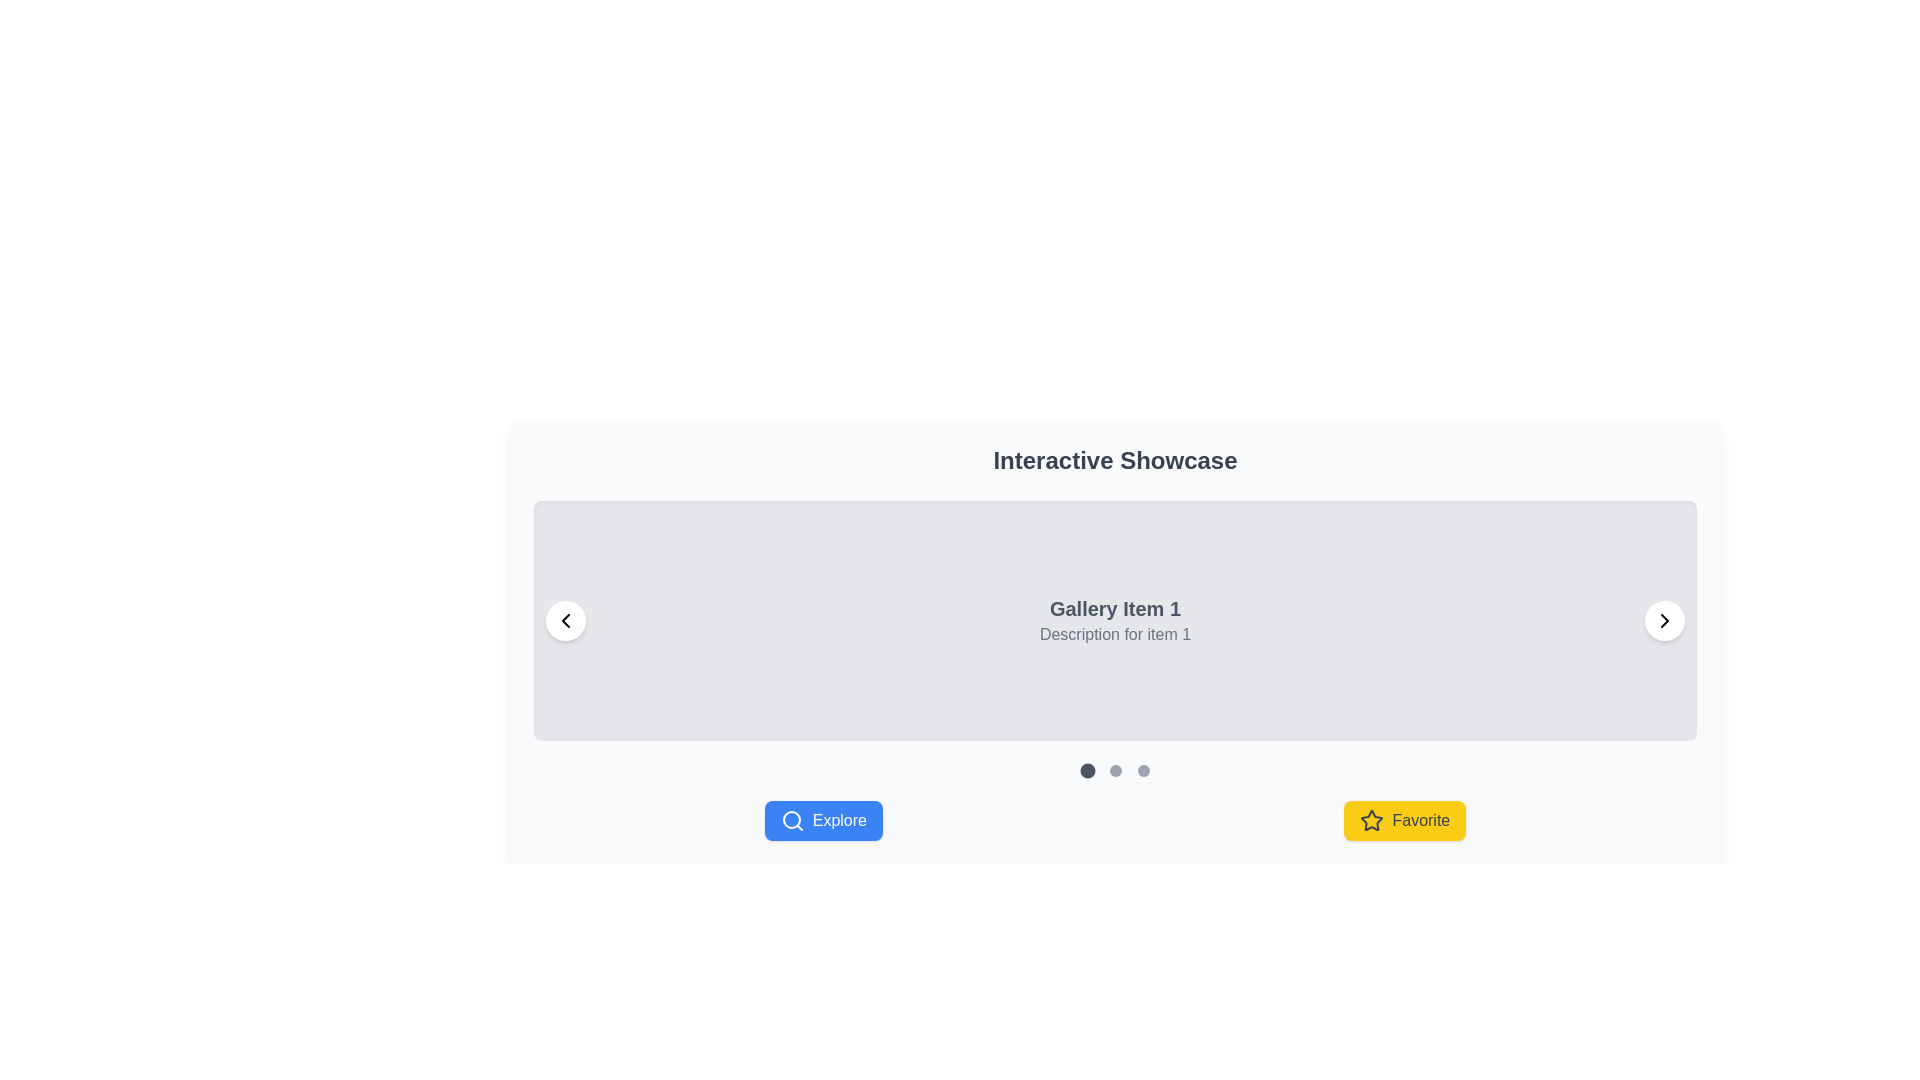 The width and height of the screenshot is (1920, 1080). Describe the element at coordinates (1114, 770) in the screenshot. I see `the active dot indicator in the carousel to trigger a tooltip or hover effect` at that location.